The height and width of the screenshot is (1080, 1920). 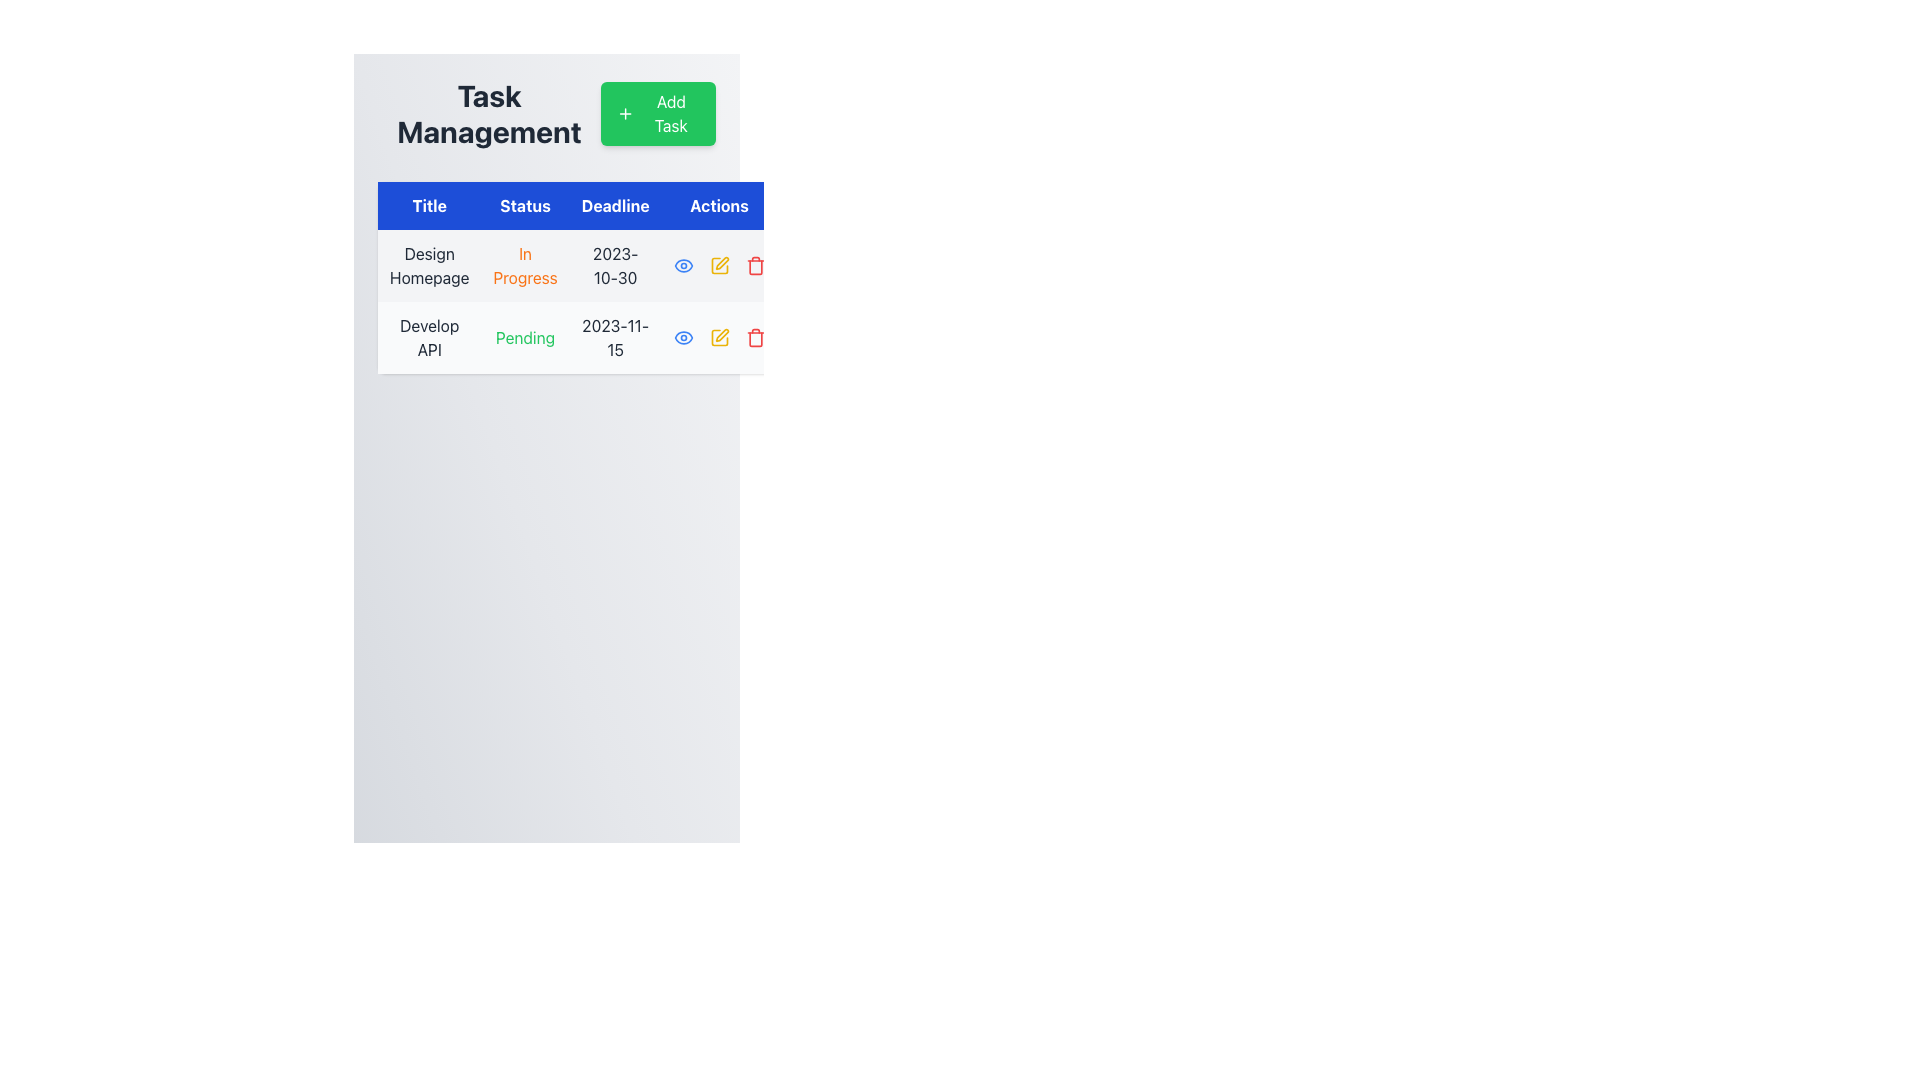 I want to click on the 'Edit' action button in the second row of the task table, located under the 'Actions' column, positioned between the blue eye icon and the red trash bin icon, so click(x=719, y=337).